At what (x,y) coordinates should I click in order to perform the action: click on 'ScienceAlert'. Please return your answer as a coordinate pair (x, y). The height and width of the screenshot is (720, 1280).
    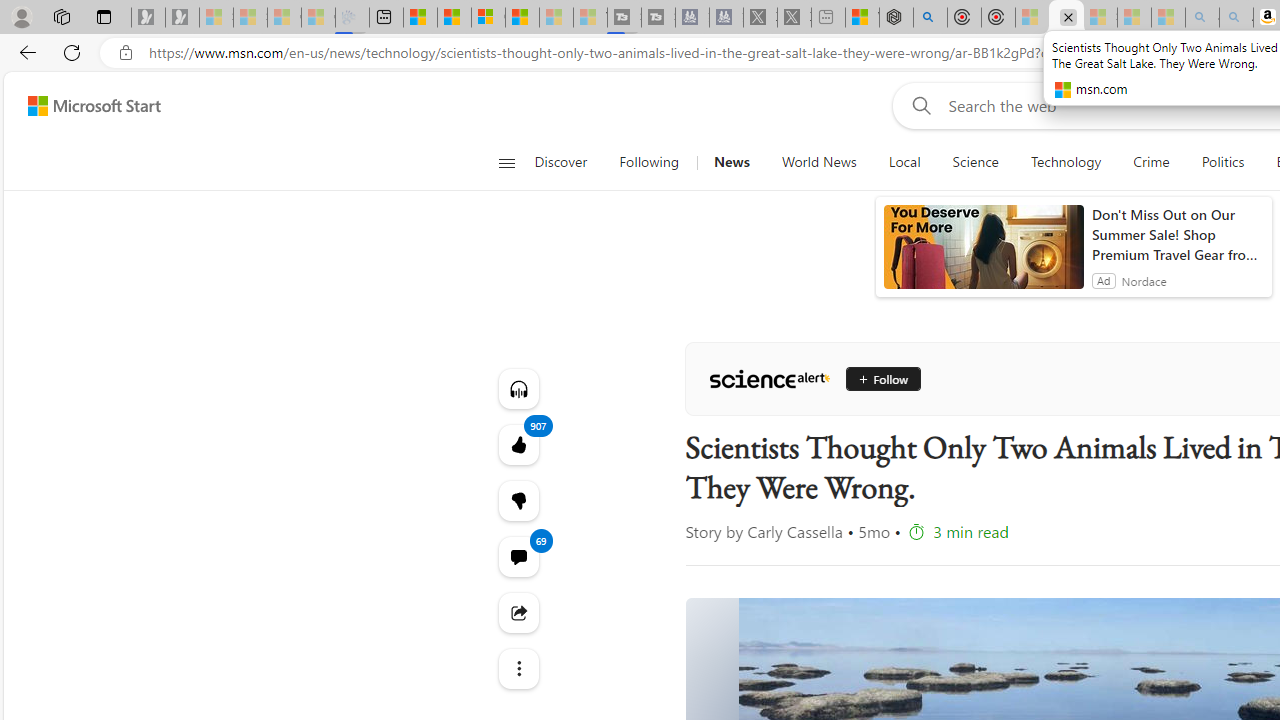
    Looking at the image, I should click on (768, 379).